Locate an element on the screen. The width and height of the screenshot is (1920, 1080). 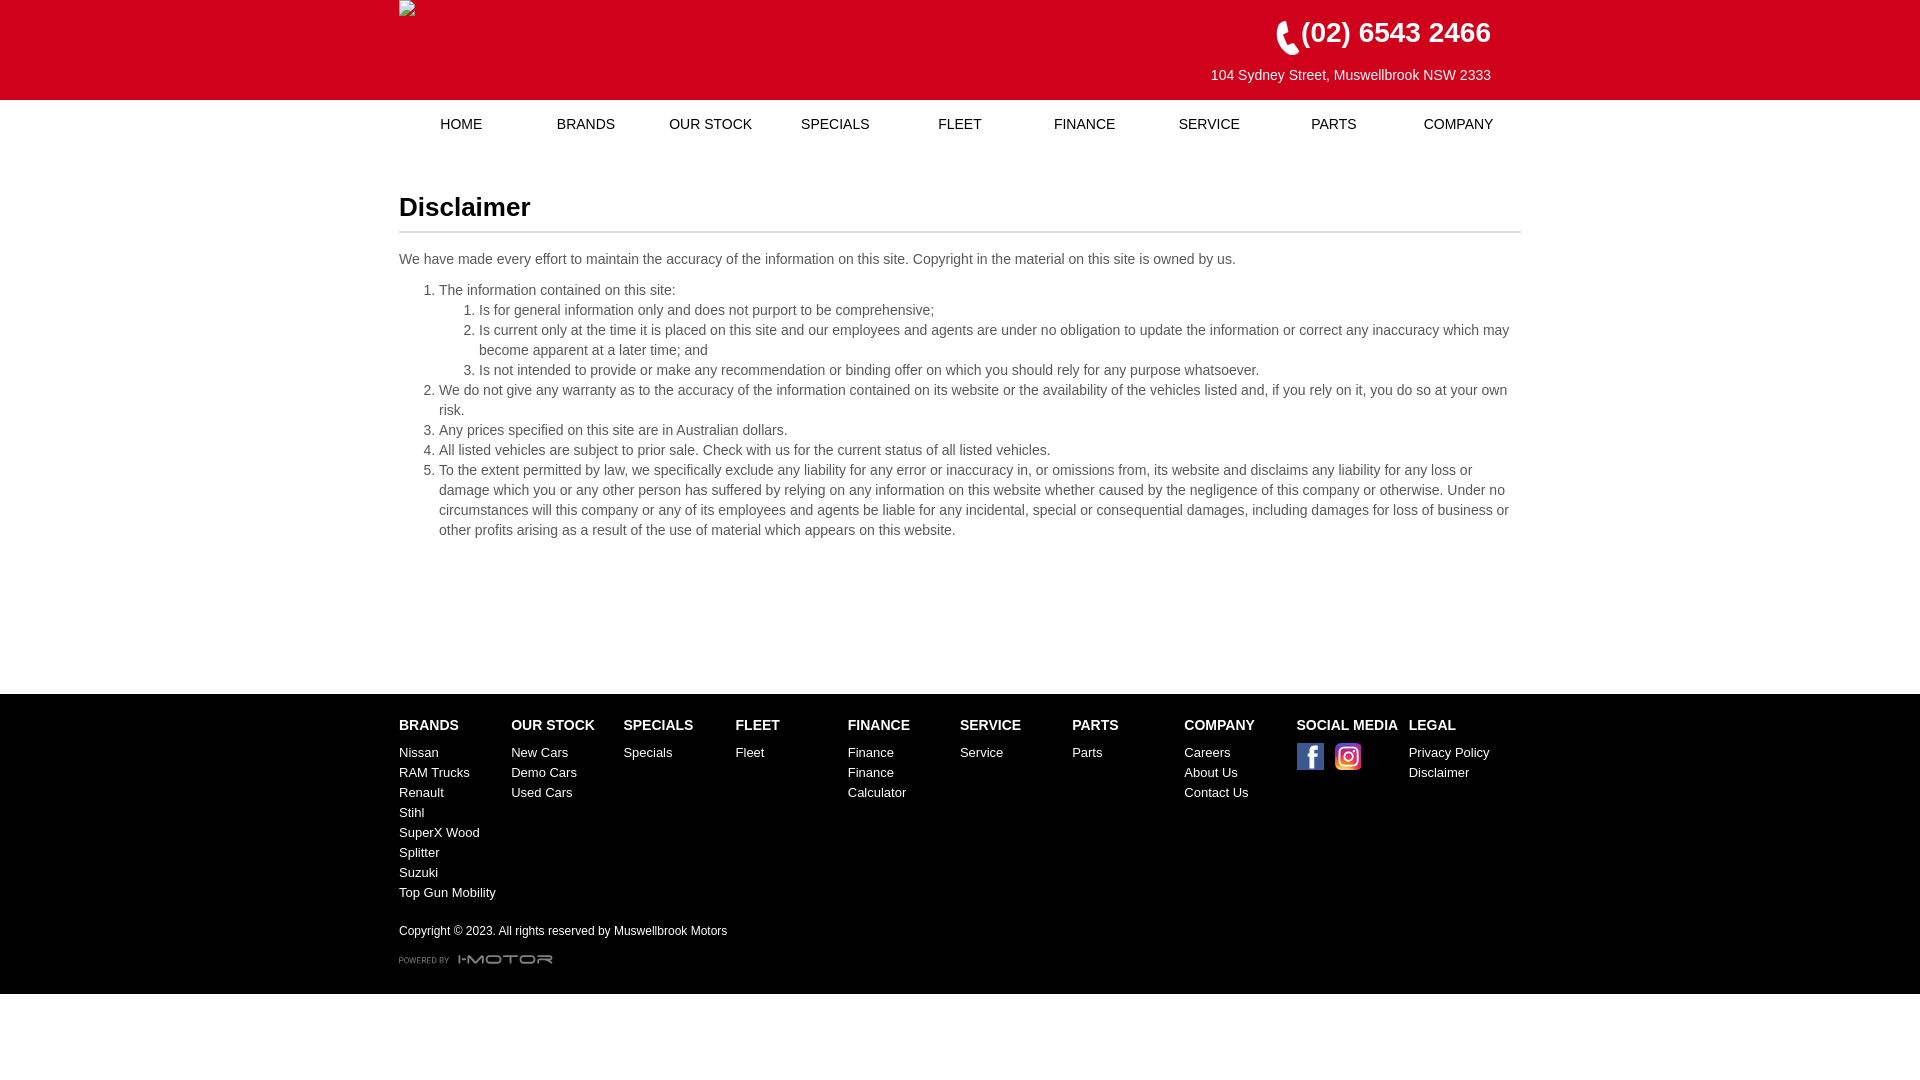
'Specials' is located at coordinates (675, 752).